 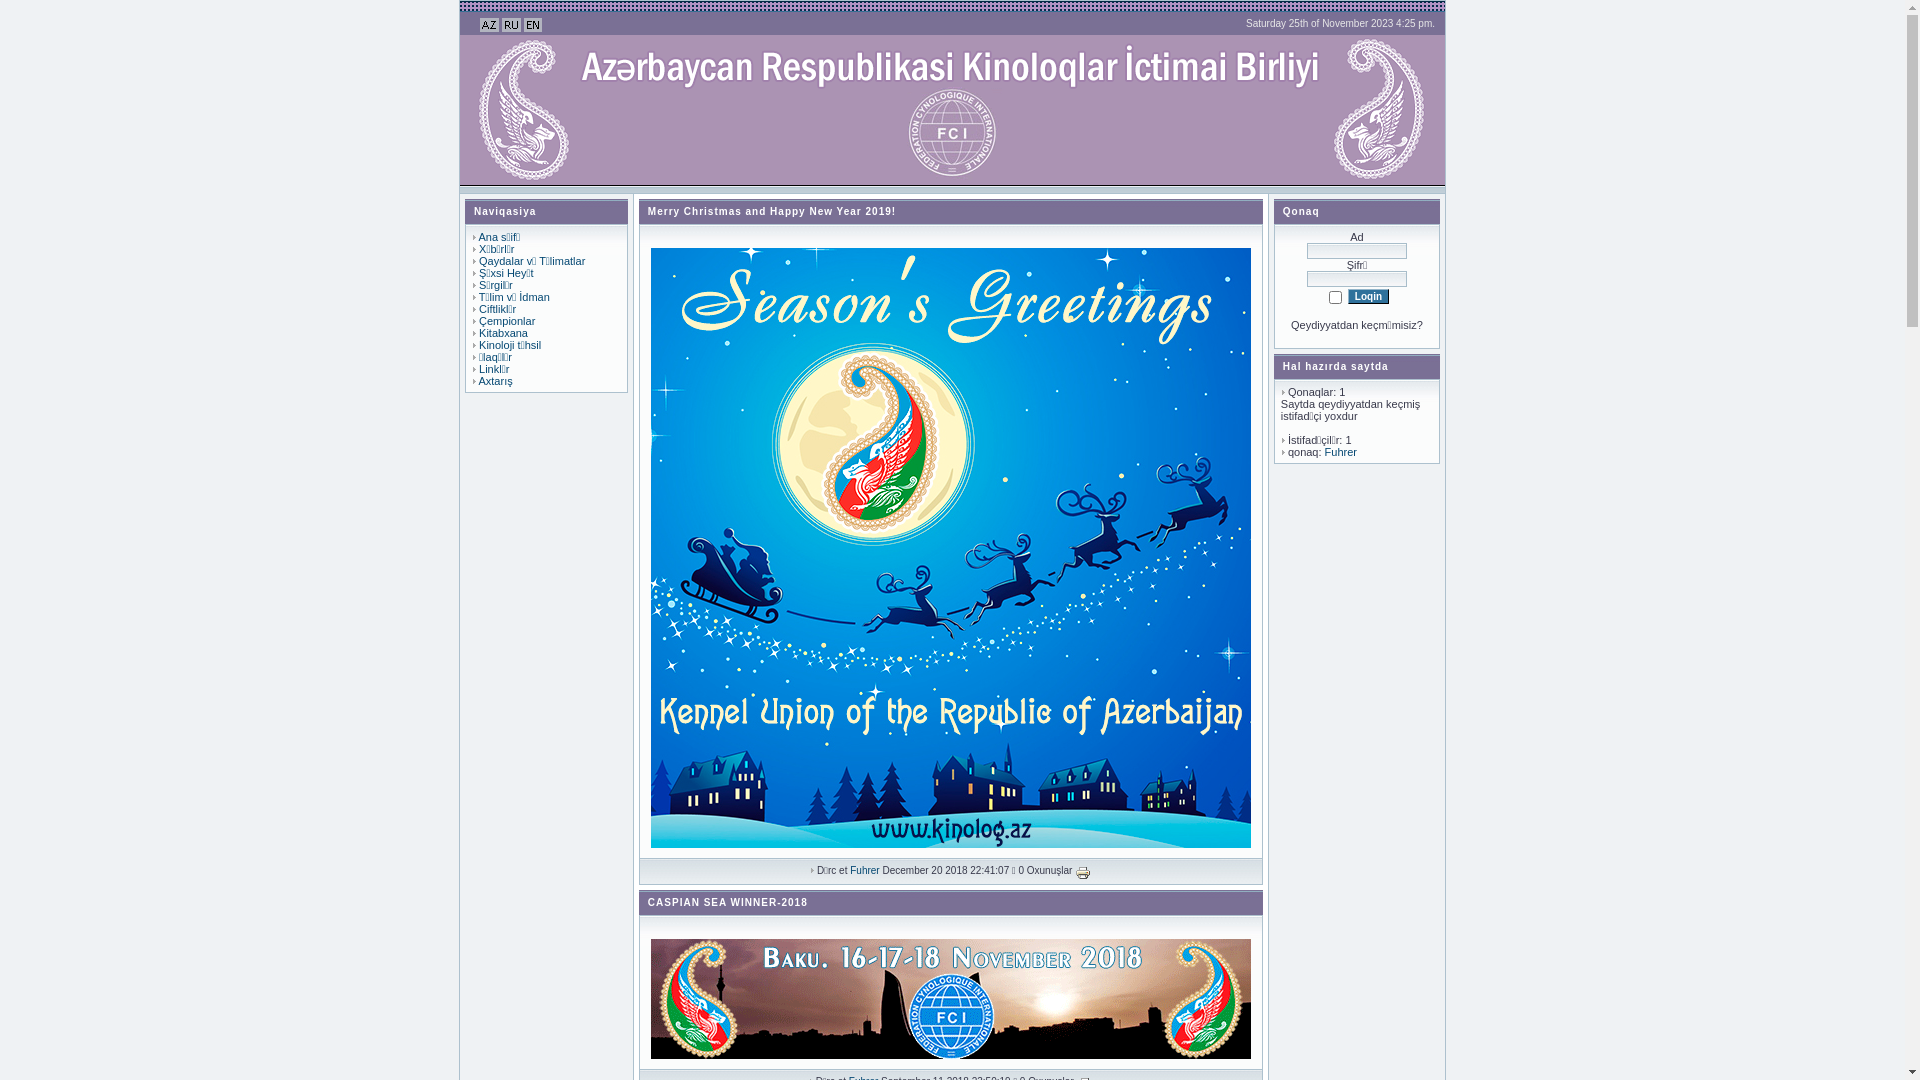 What do you see at coordinates (1367, 296) in the screenshot?
I see `'Loqin'` at bounding box center [1367, 296].